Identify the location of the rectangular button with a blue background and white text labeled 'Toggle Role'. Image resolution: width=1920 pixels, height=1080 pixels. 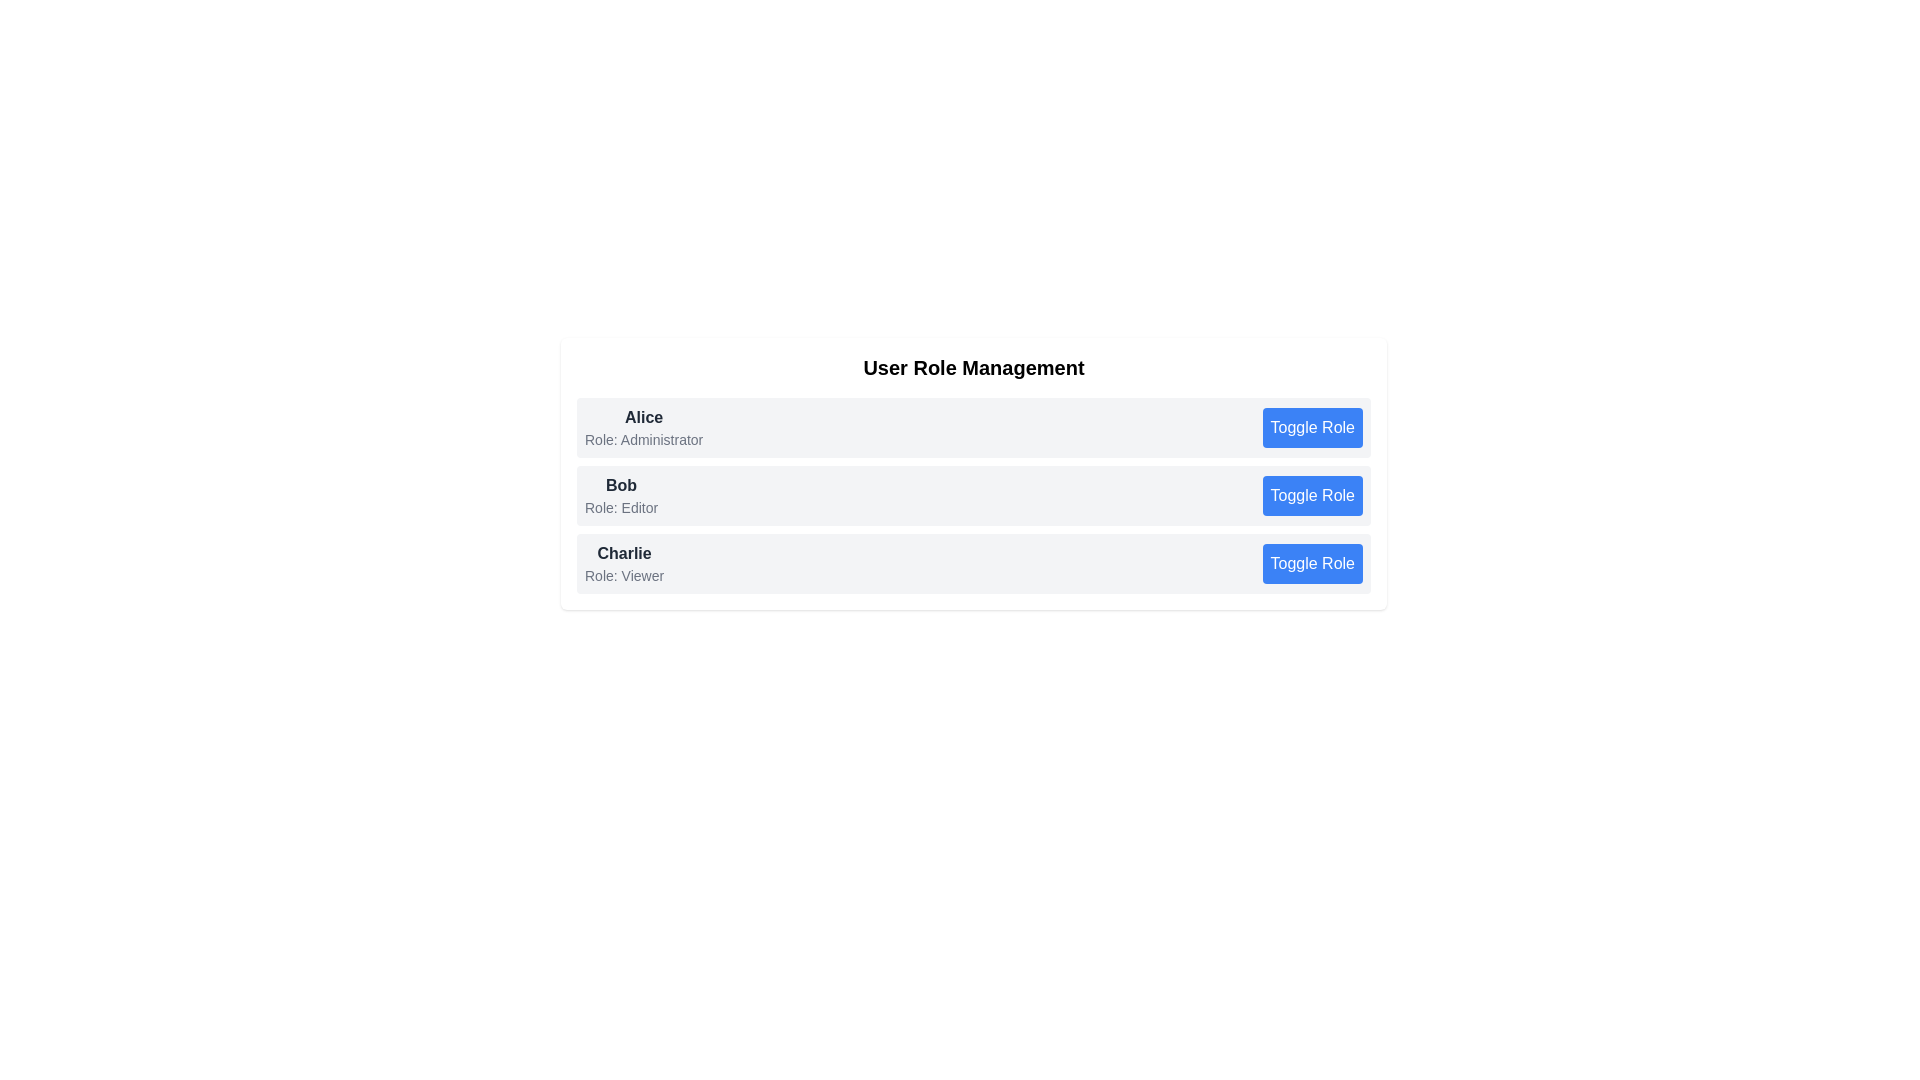
(1312, 563).